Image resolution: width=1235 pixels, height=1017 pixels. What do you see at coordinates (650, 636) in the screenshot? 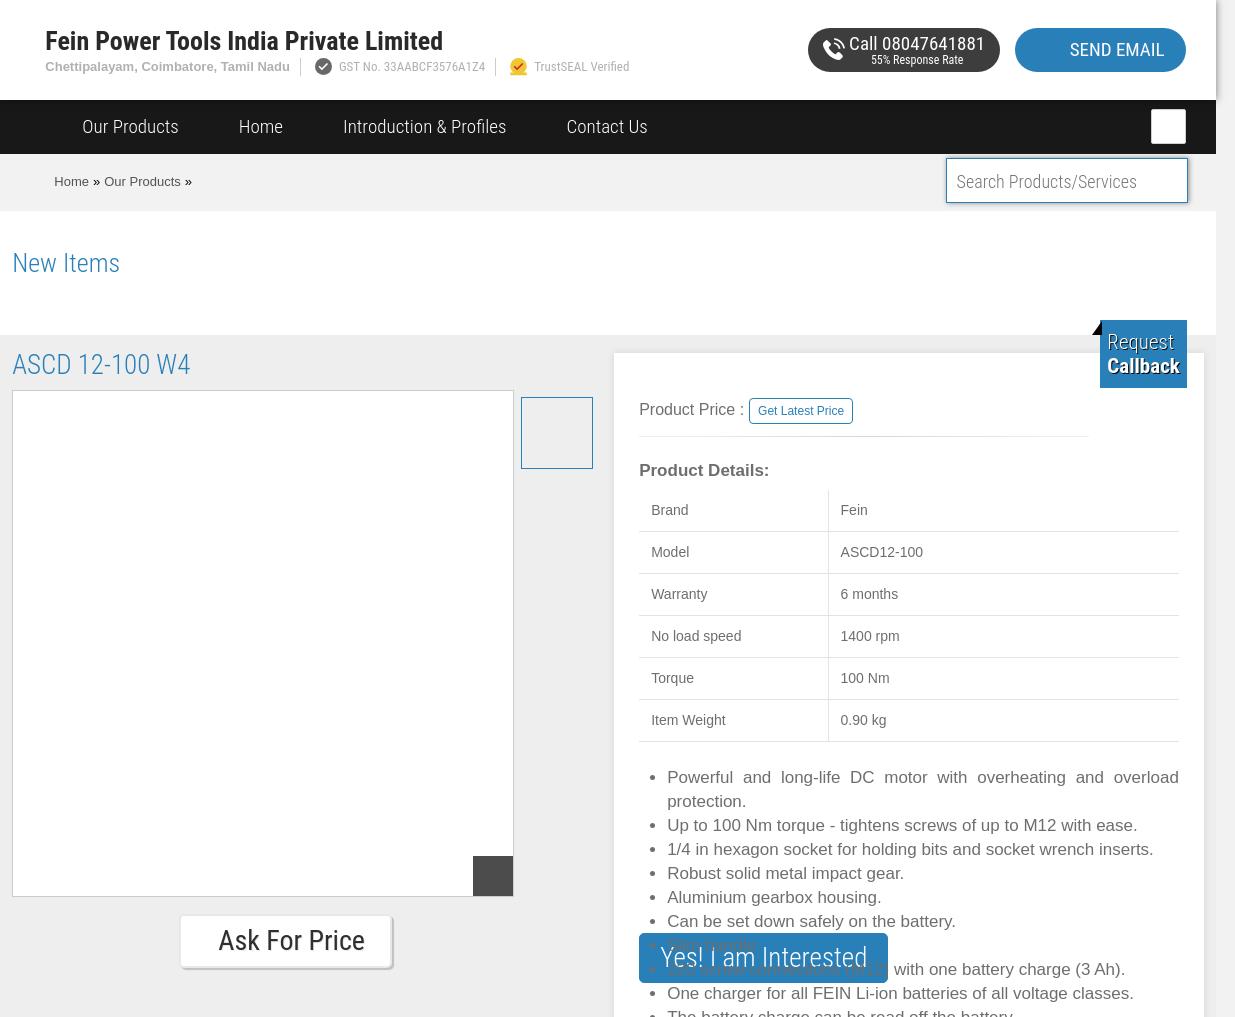
I see `'No load speed'` at bounding box center [650, 636].